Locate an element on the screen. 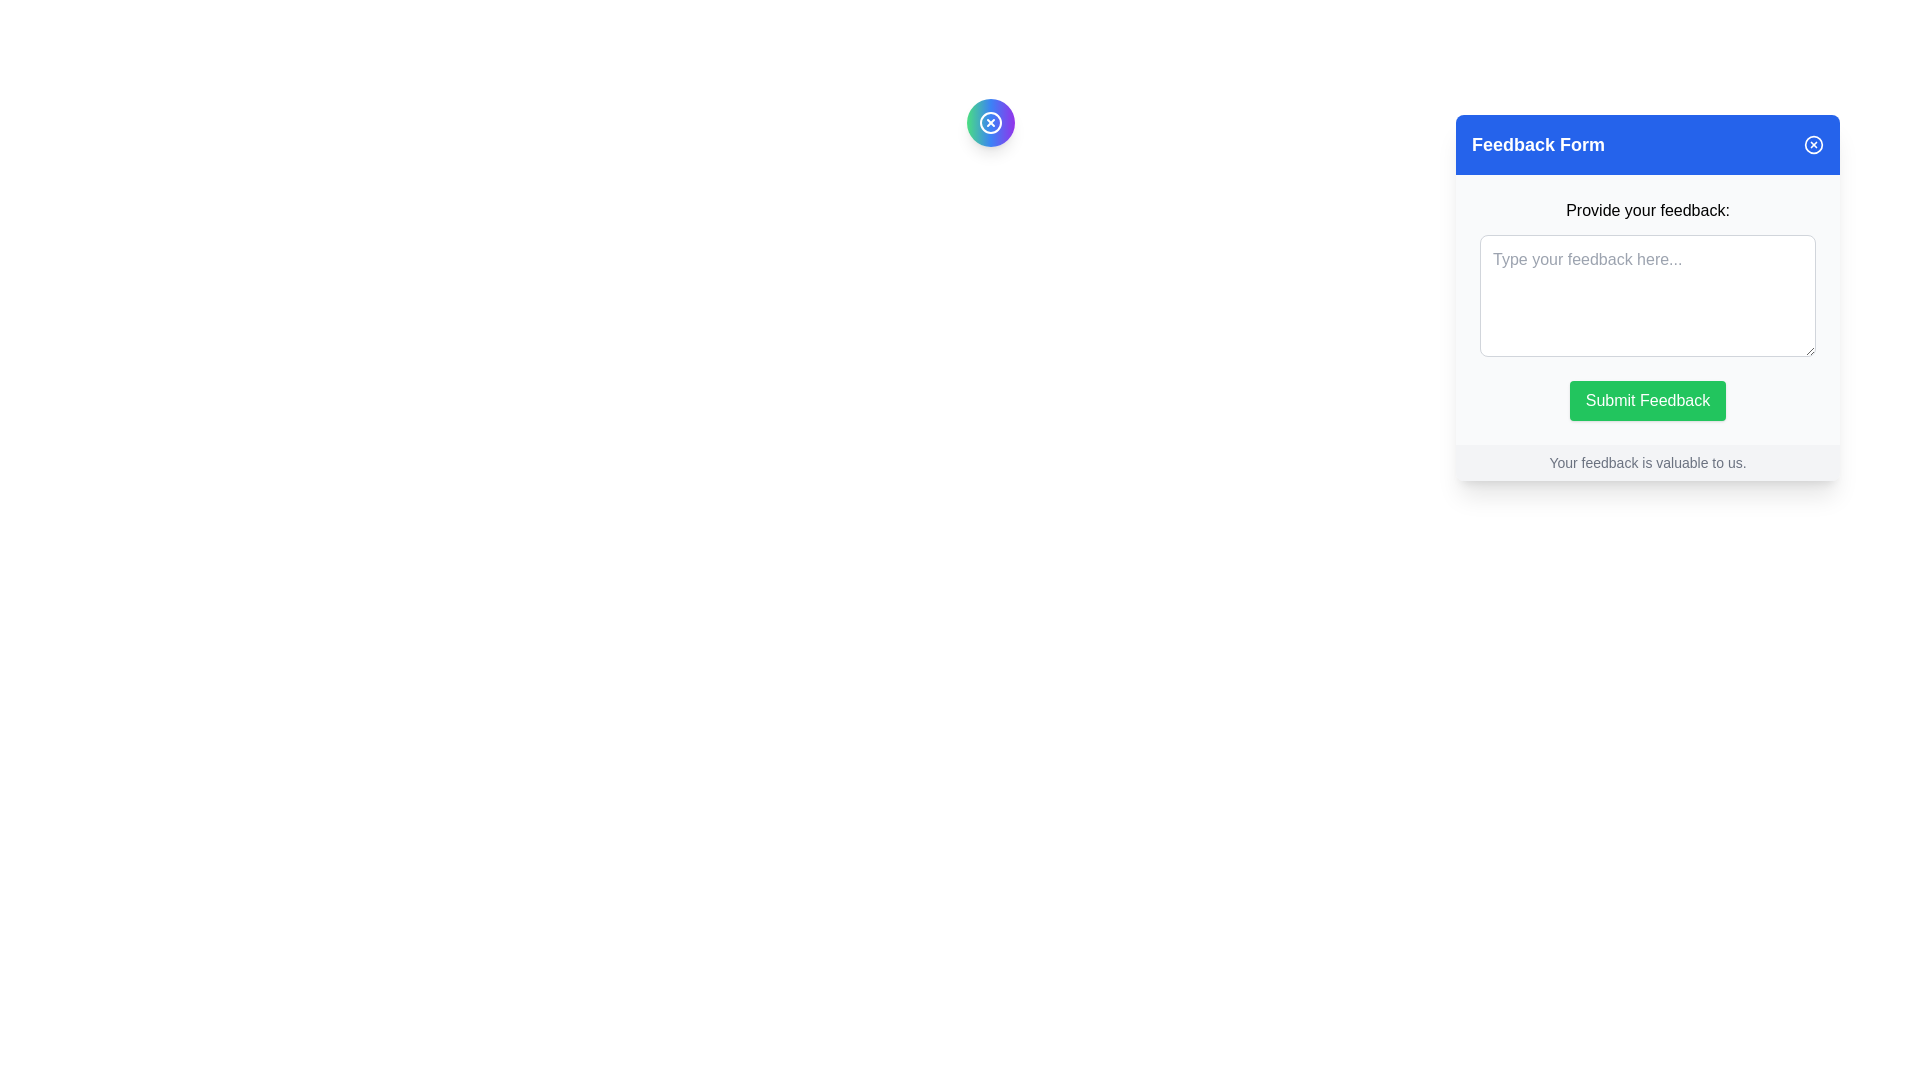 The height and width of the screenshot is (1080, 1920). 'Feedback Form' text label at the top section of the panel to understand the panel's purpose is located at coordinates (1537, 144).